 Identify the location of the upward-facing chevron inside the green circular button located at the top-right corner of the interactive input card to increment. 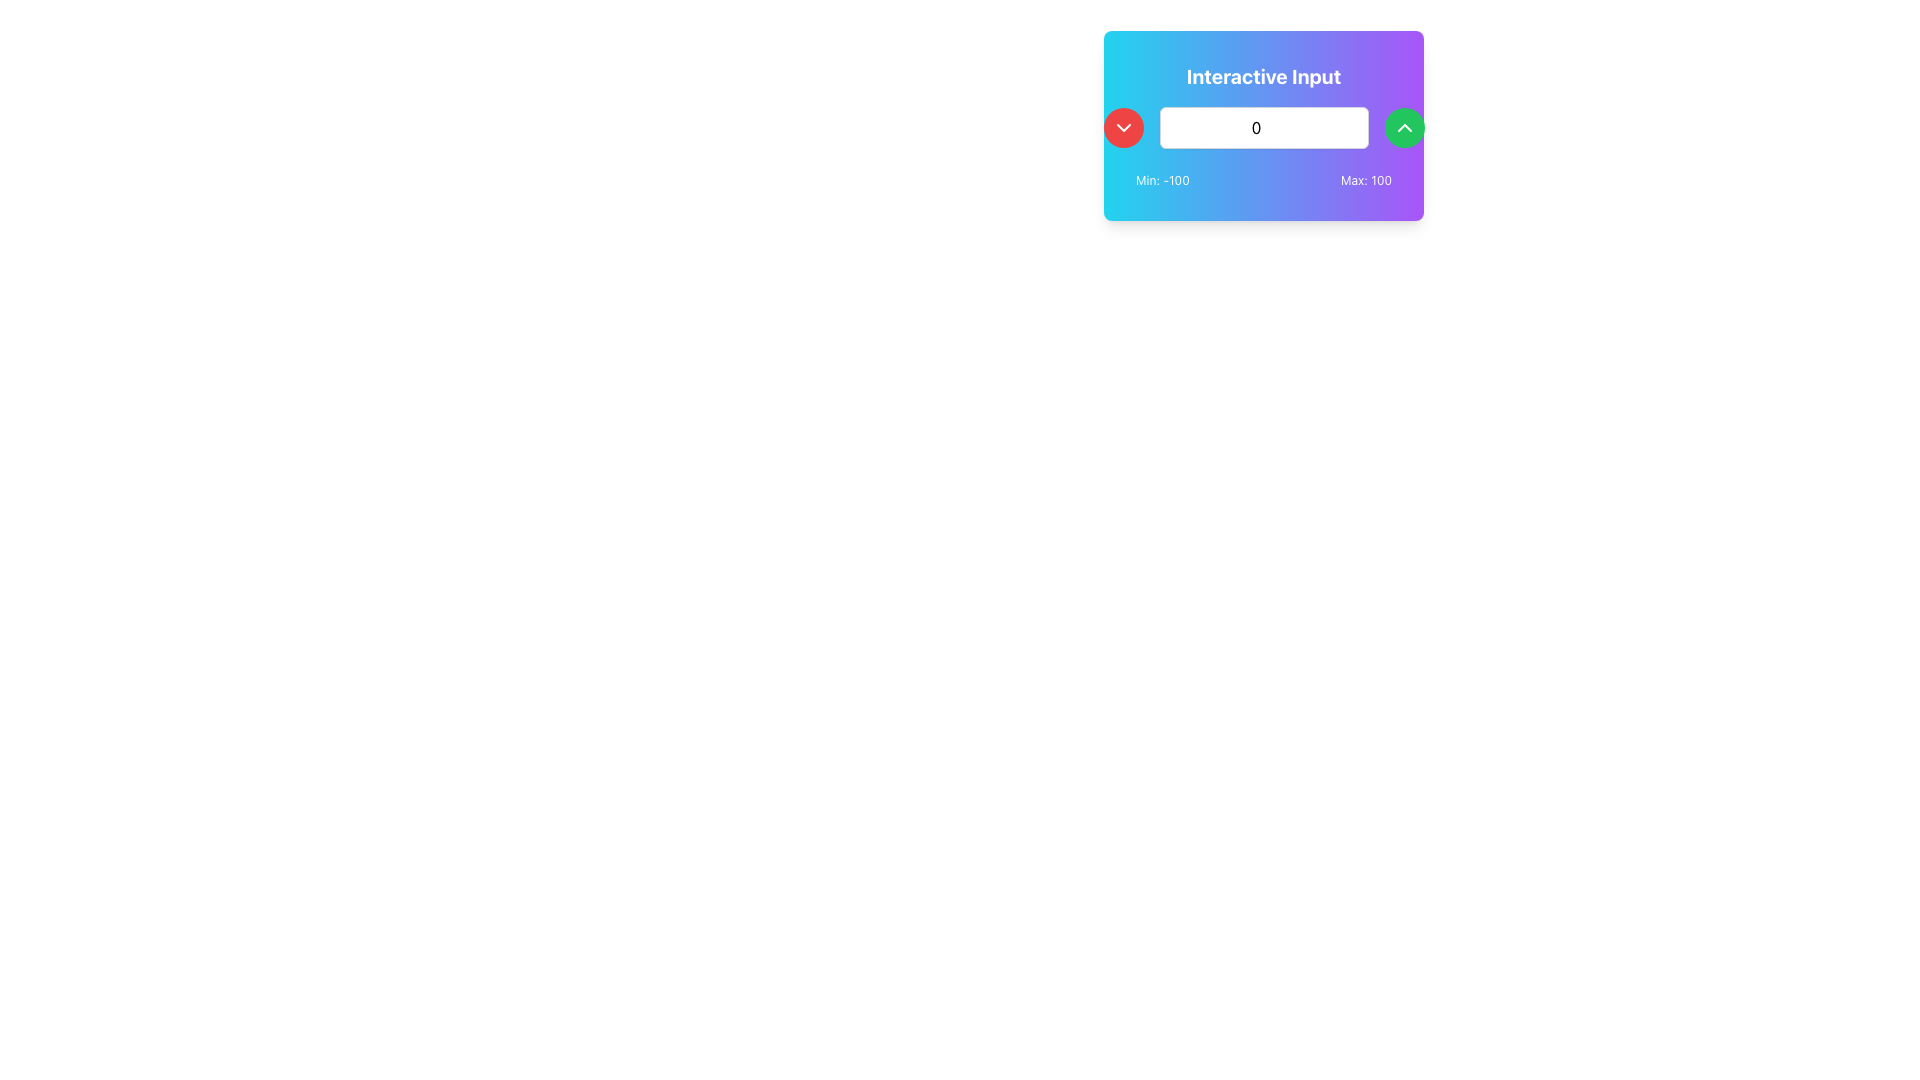
(1403, 127).